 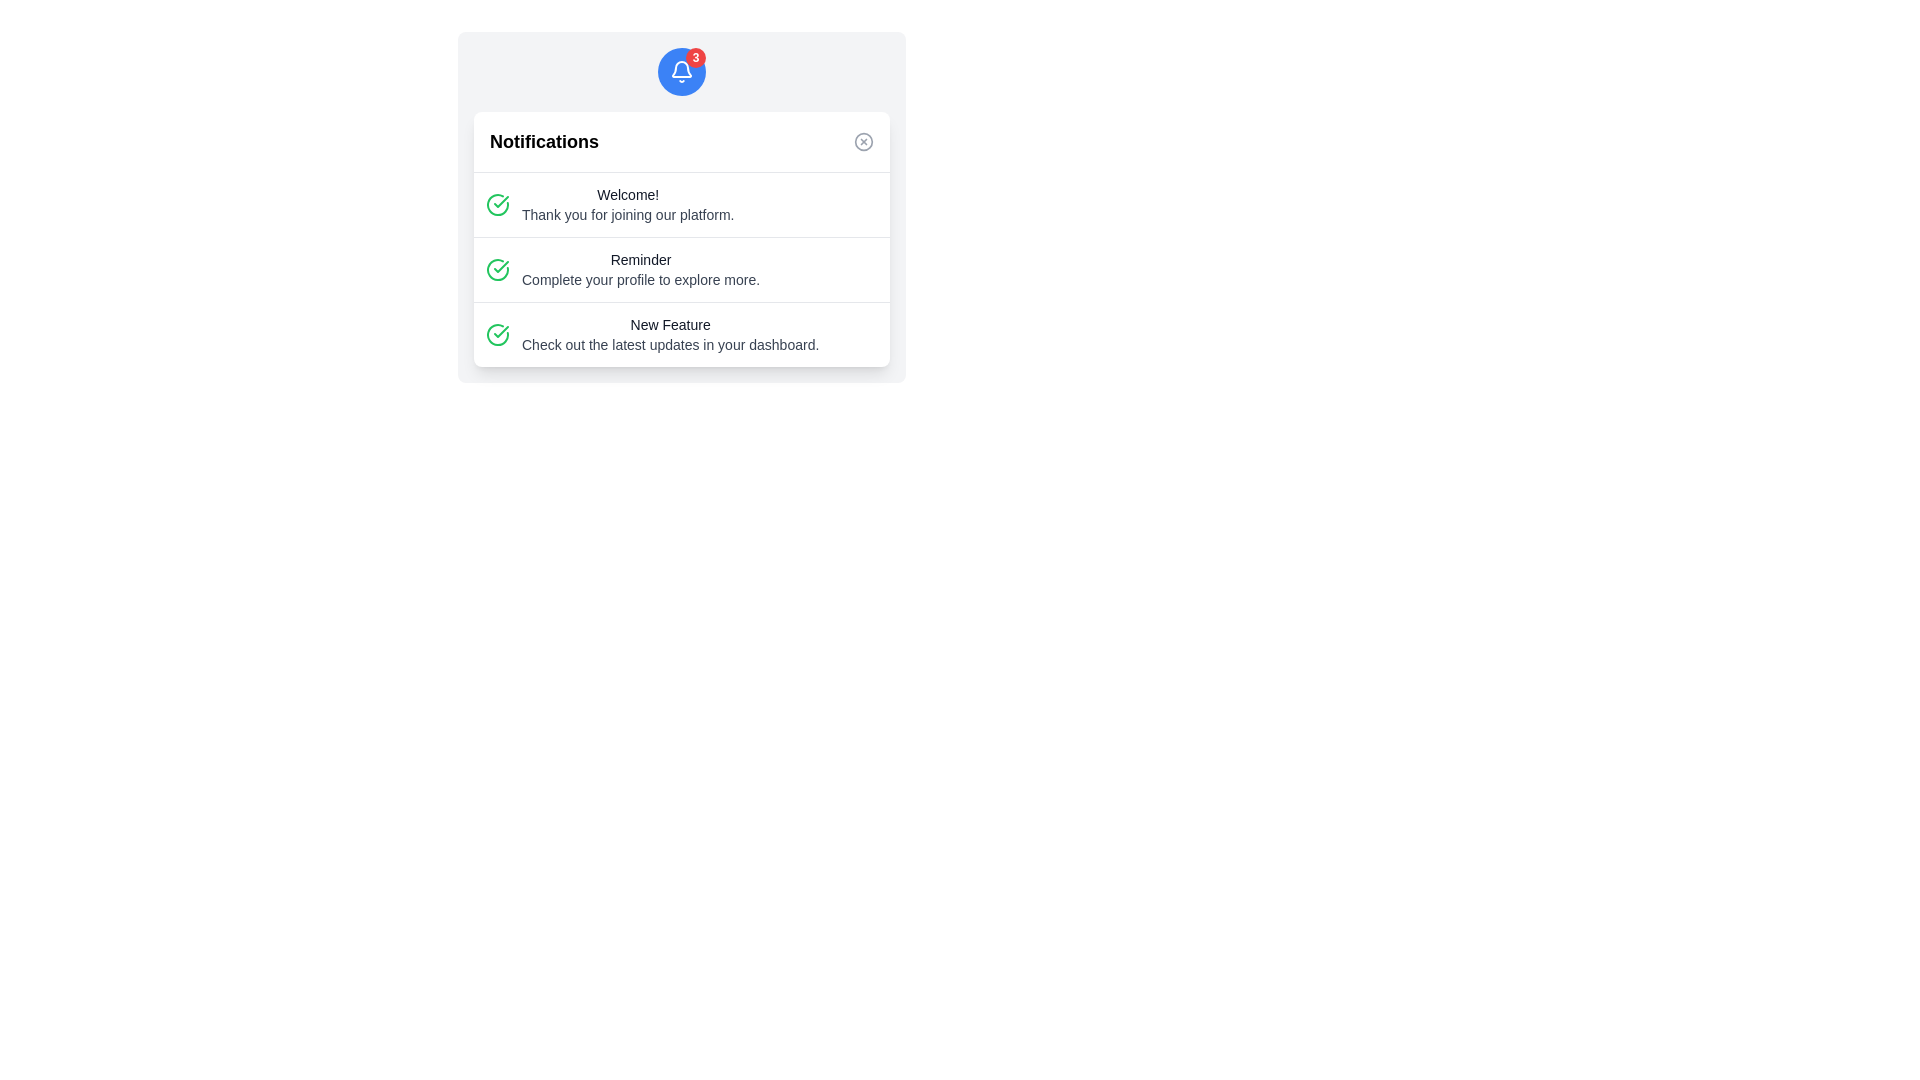 I want to click on the bell icon, which is part of the notification feature located near the top-center of the display, so click(x=681, y=68).